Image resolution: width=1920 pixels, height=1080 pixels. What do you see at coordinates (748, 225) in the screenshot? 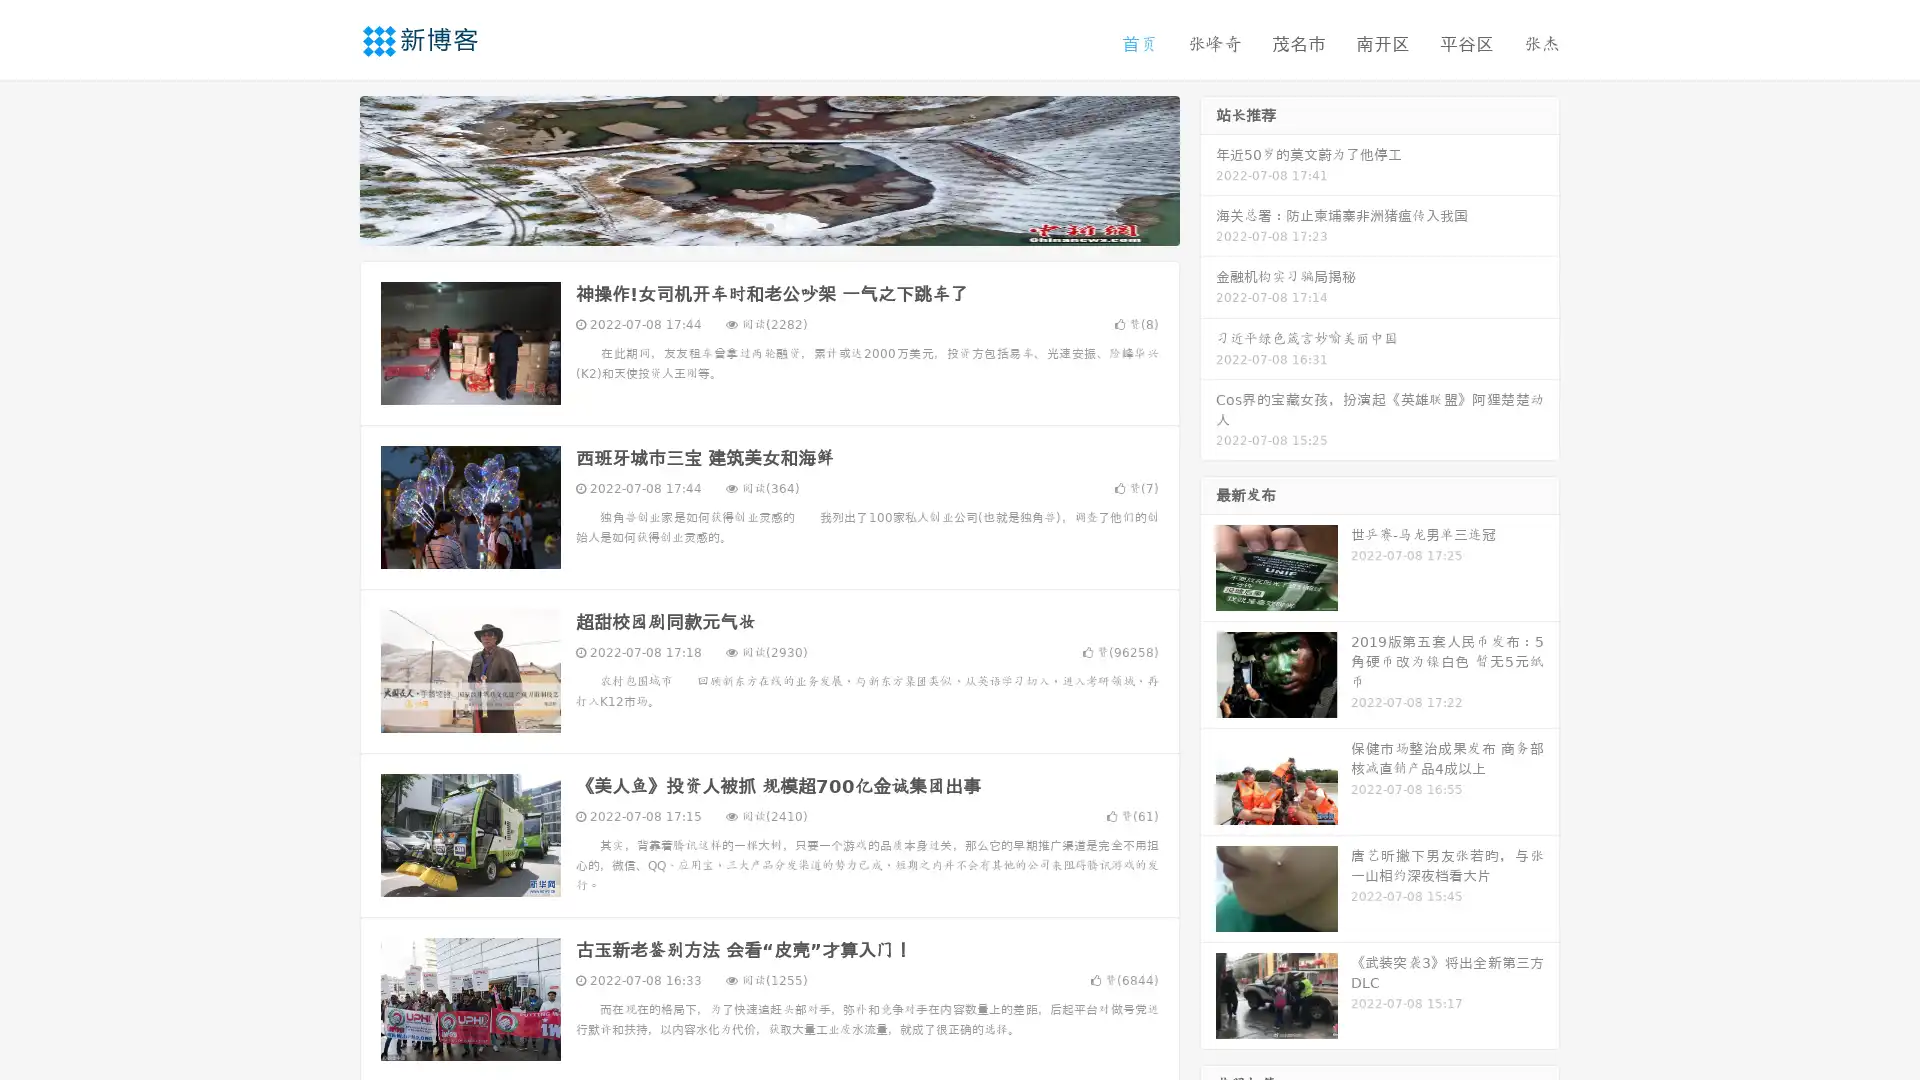
I see `Go to slide 1` at bounding box center [748, 225].